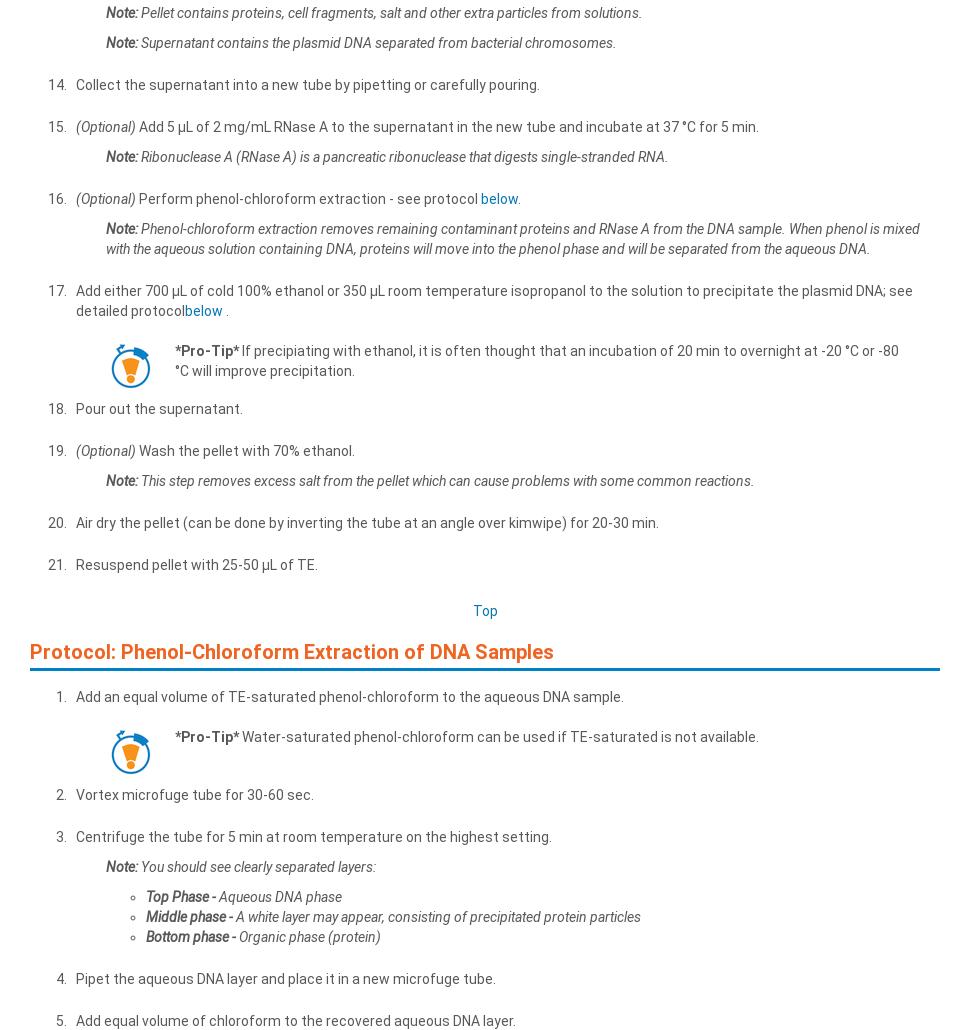 The image size is (970, 1030). What do you see at coordinates (277, 895) in the screenshot?
I see `'Aqueous DNA phase'` at bounding box center [277, 895].